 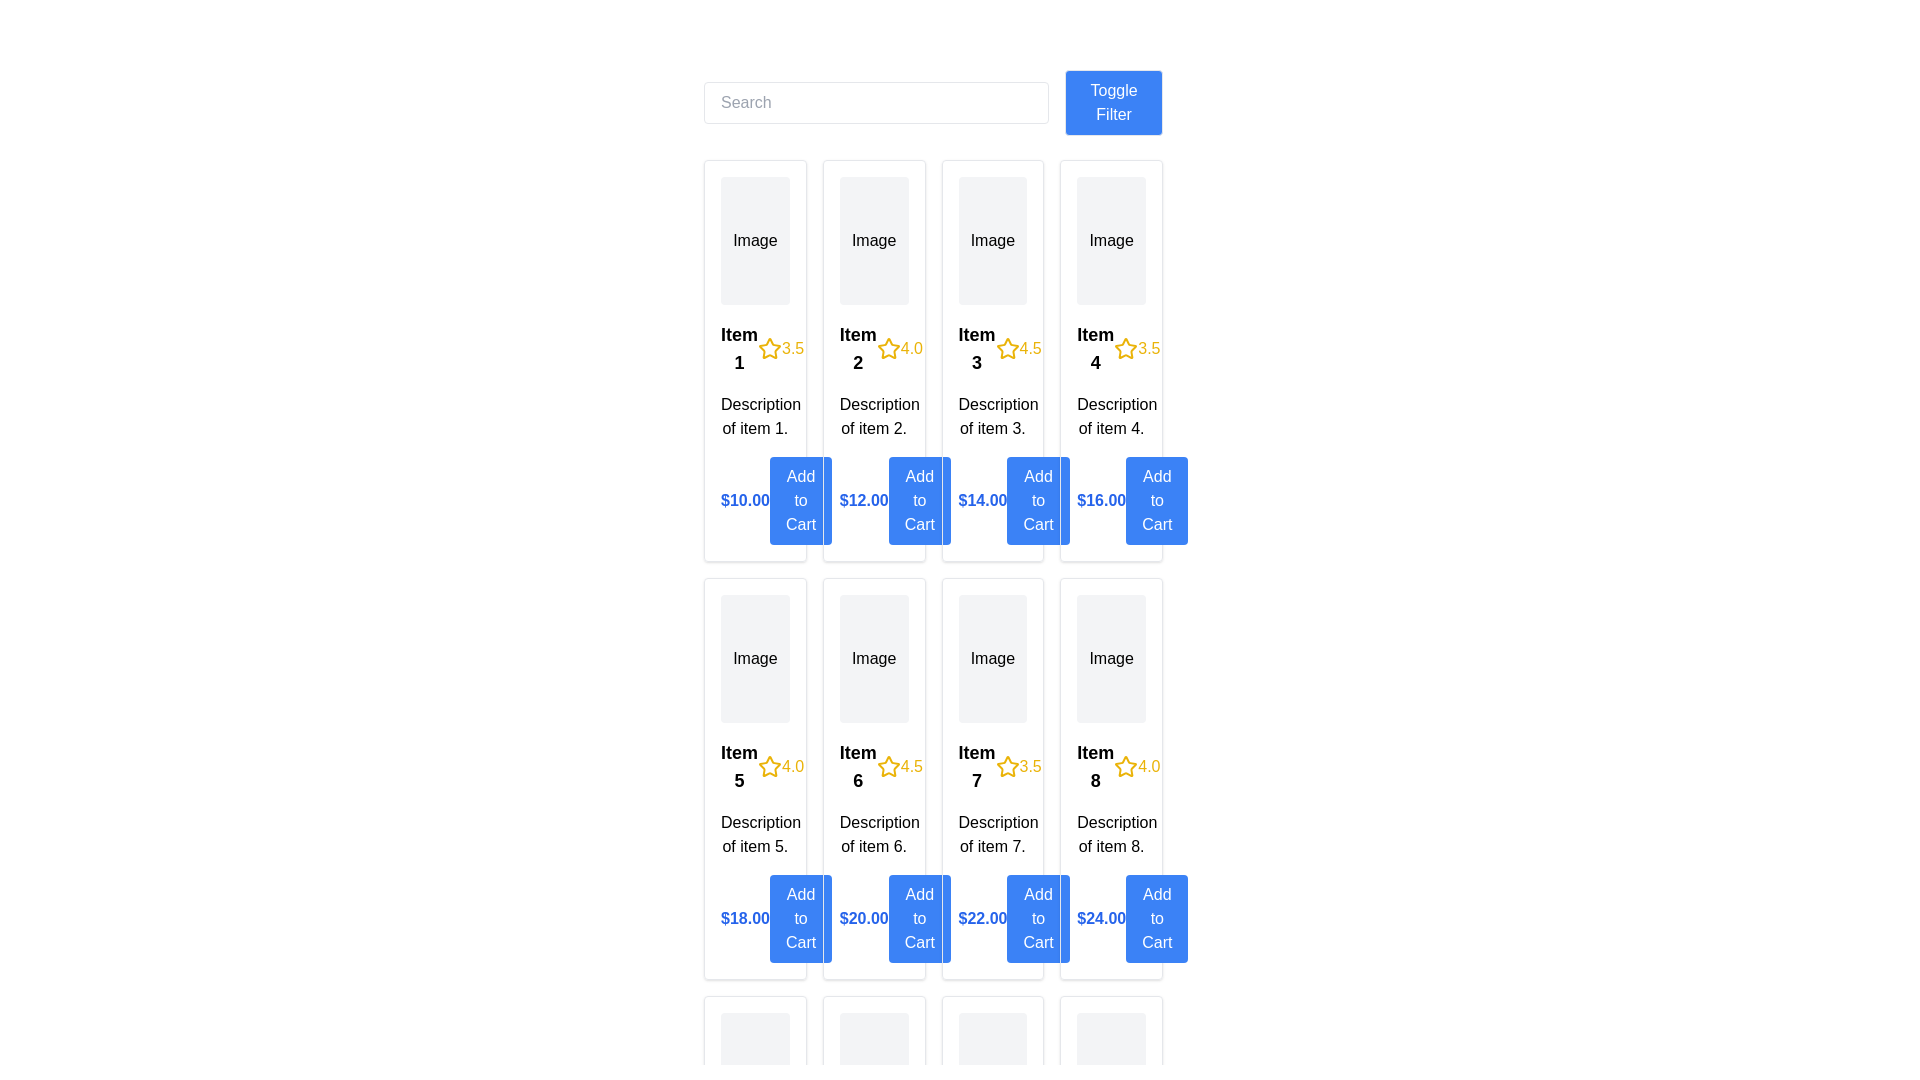 I want to click on the bold blue static text label displaying the value '$14.00' located above the blue 'Add to Cart' button in the third item card from the left, so click(x=983, y=500).